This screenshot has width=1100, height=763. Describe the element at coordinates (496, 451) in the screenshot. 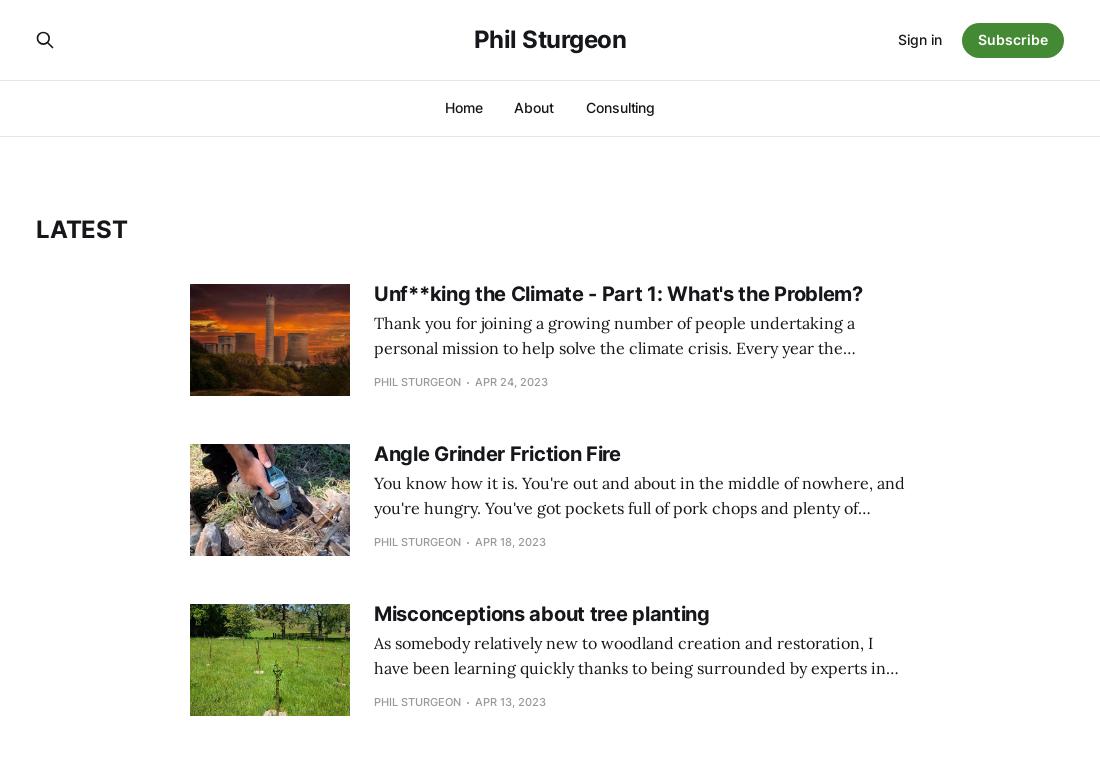

I see `'Angle Grinder Friction Fire'` at that location.